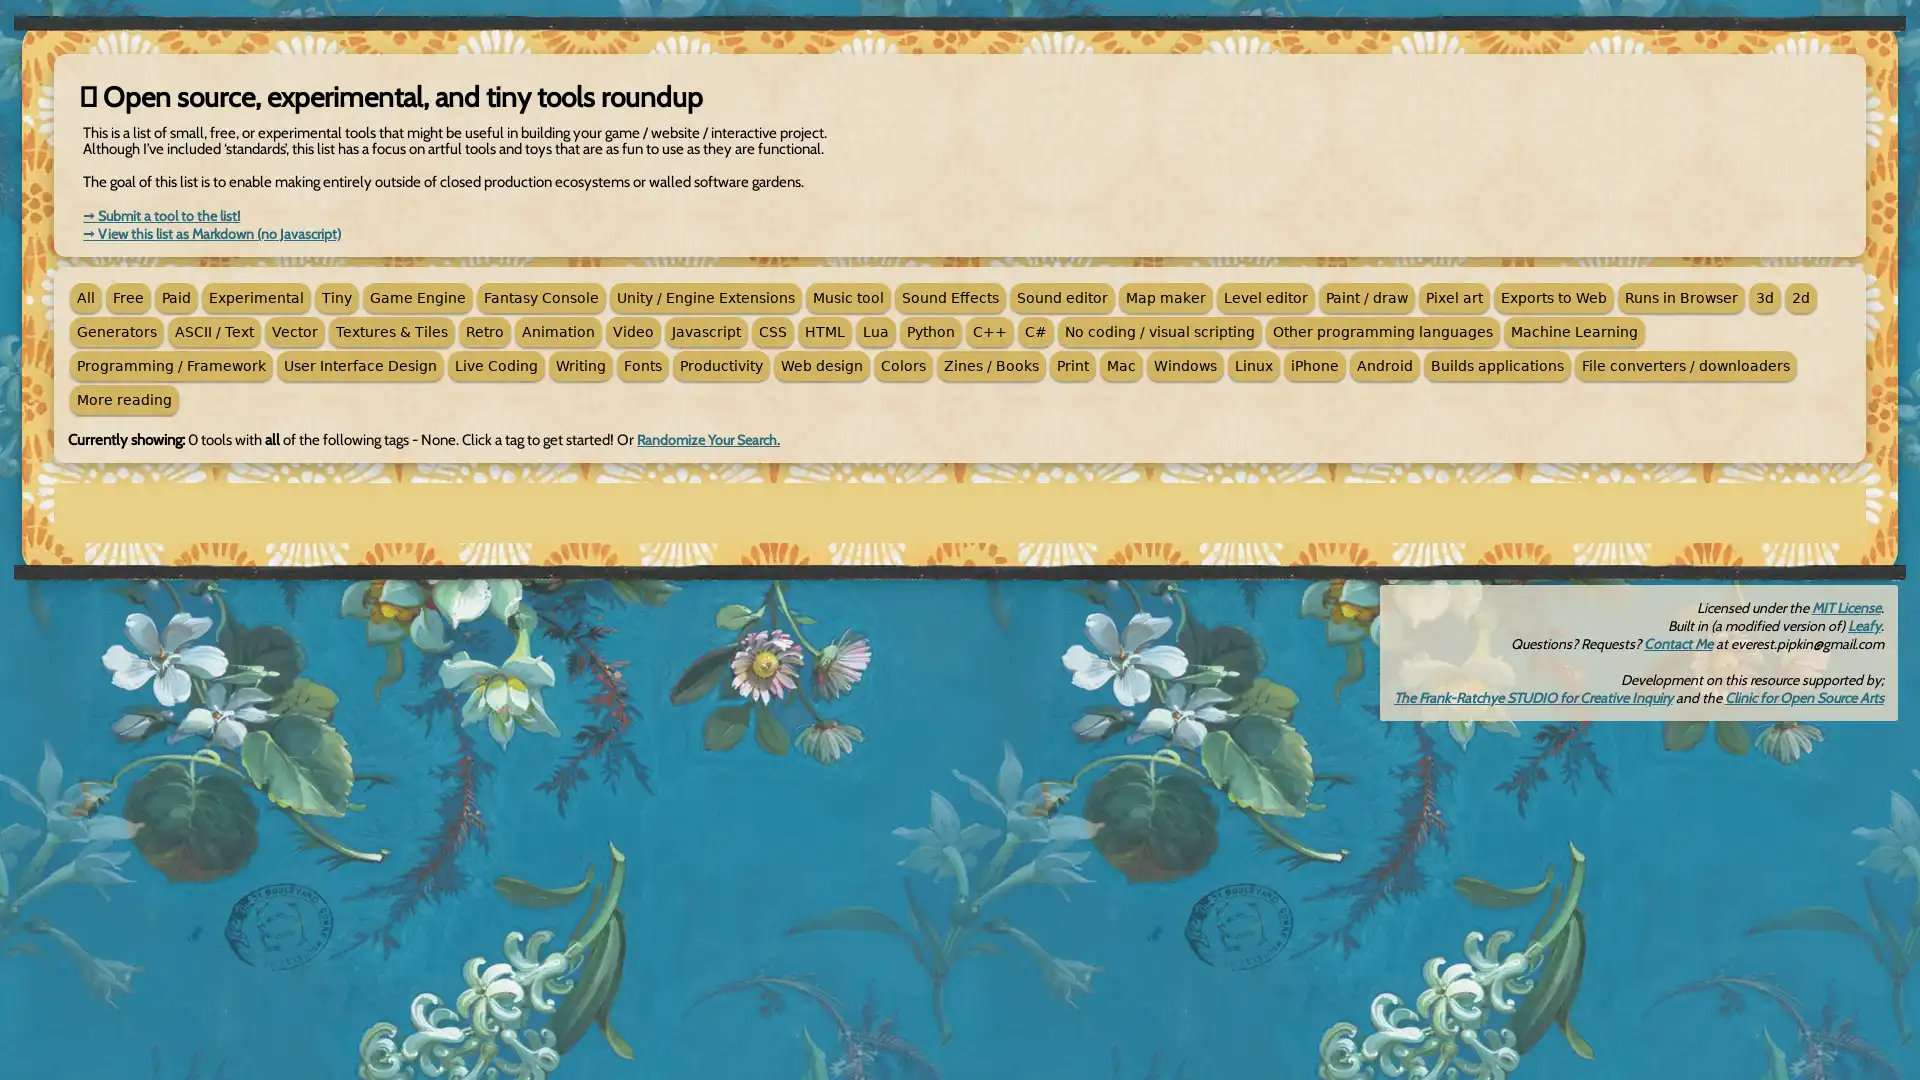  Describe the element at coordinates (902, 366) in the screenshot. I see `Colors` at that location.